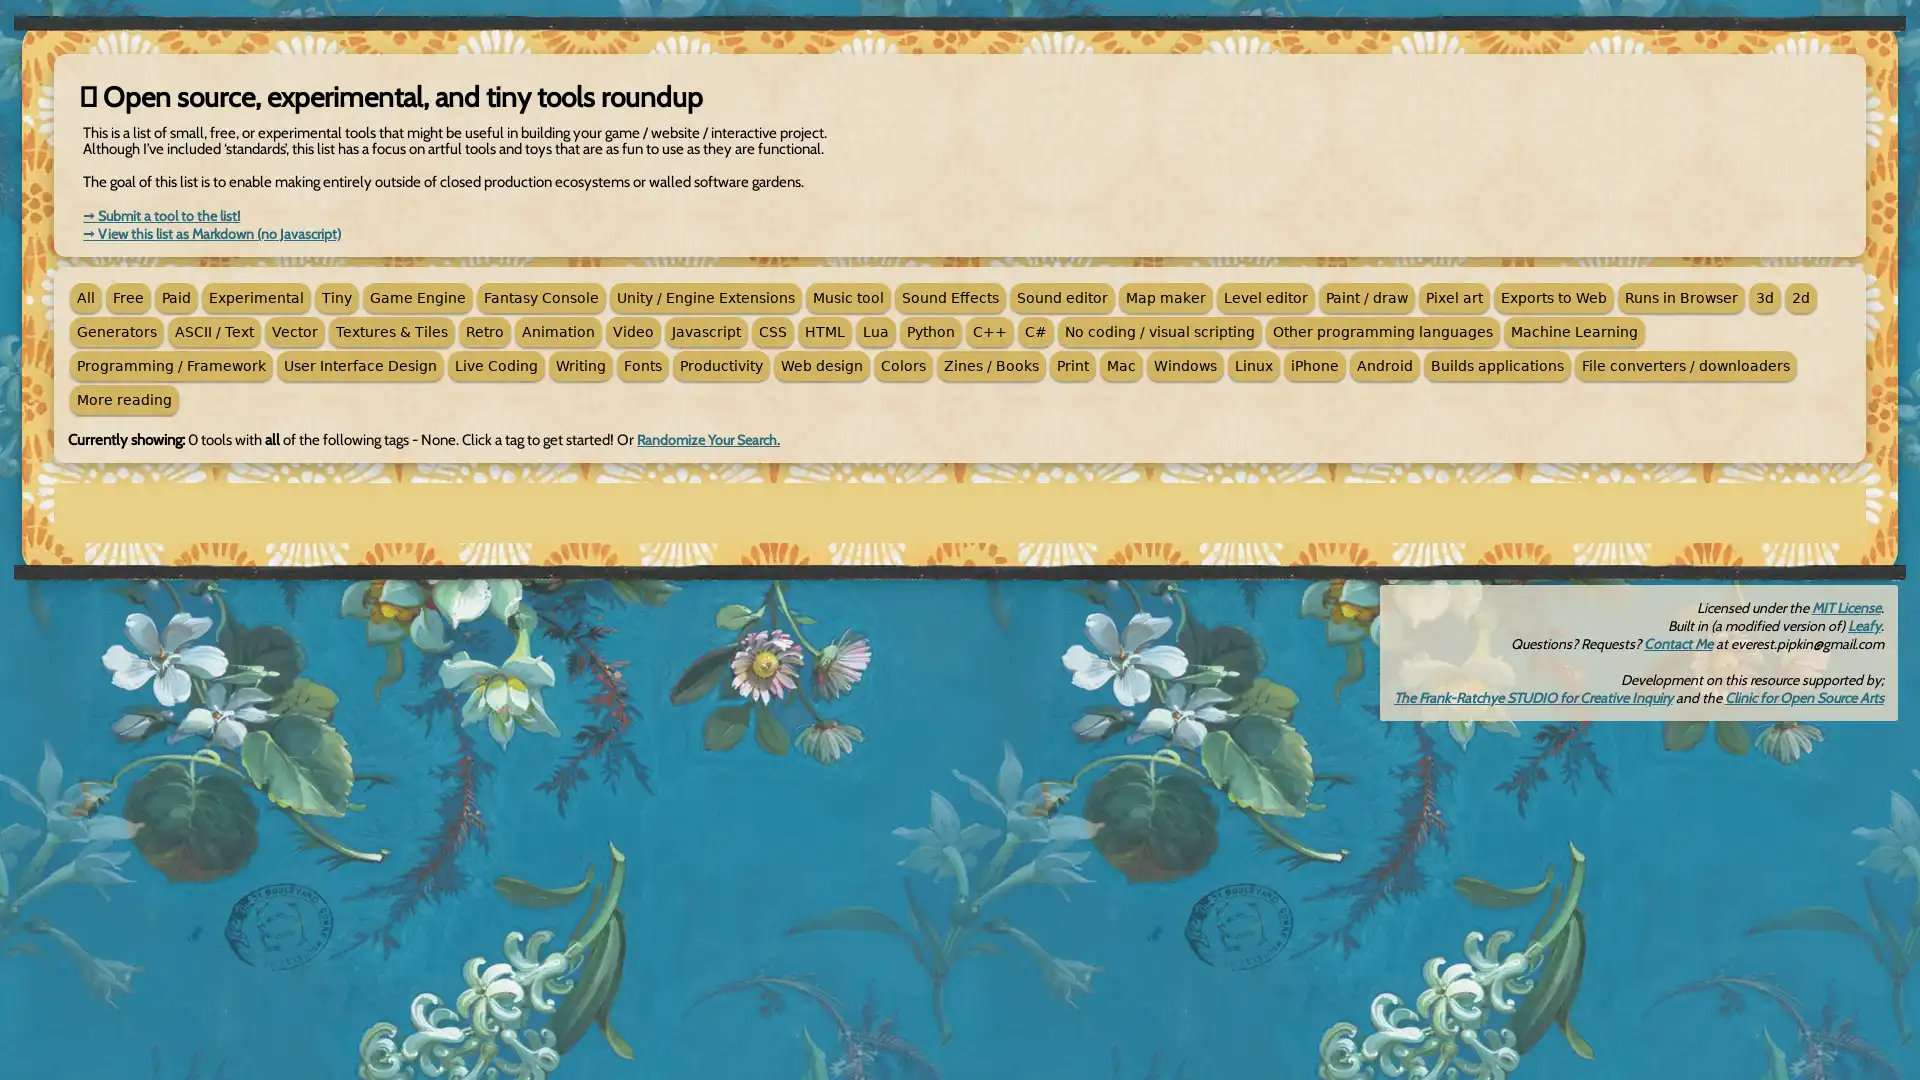  Describe the element at coordinates (902, 366) in the screenshot. I see `Colors` at that location.